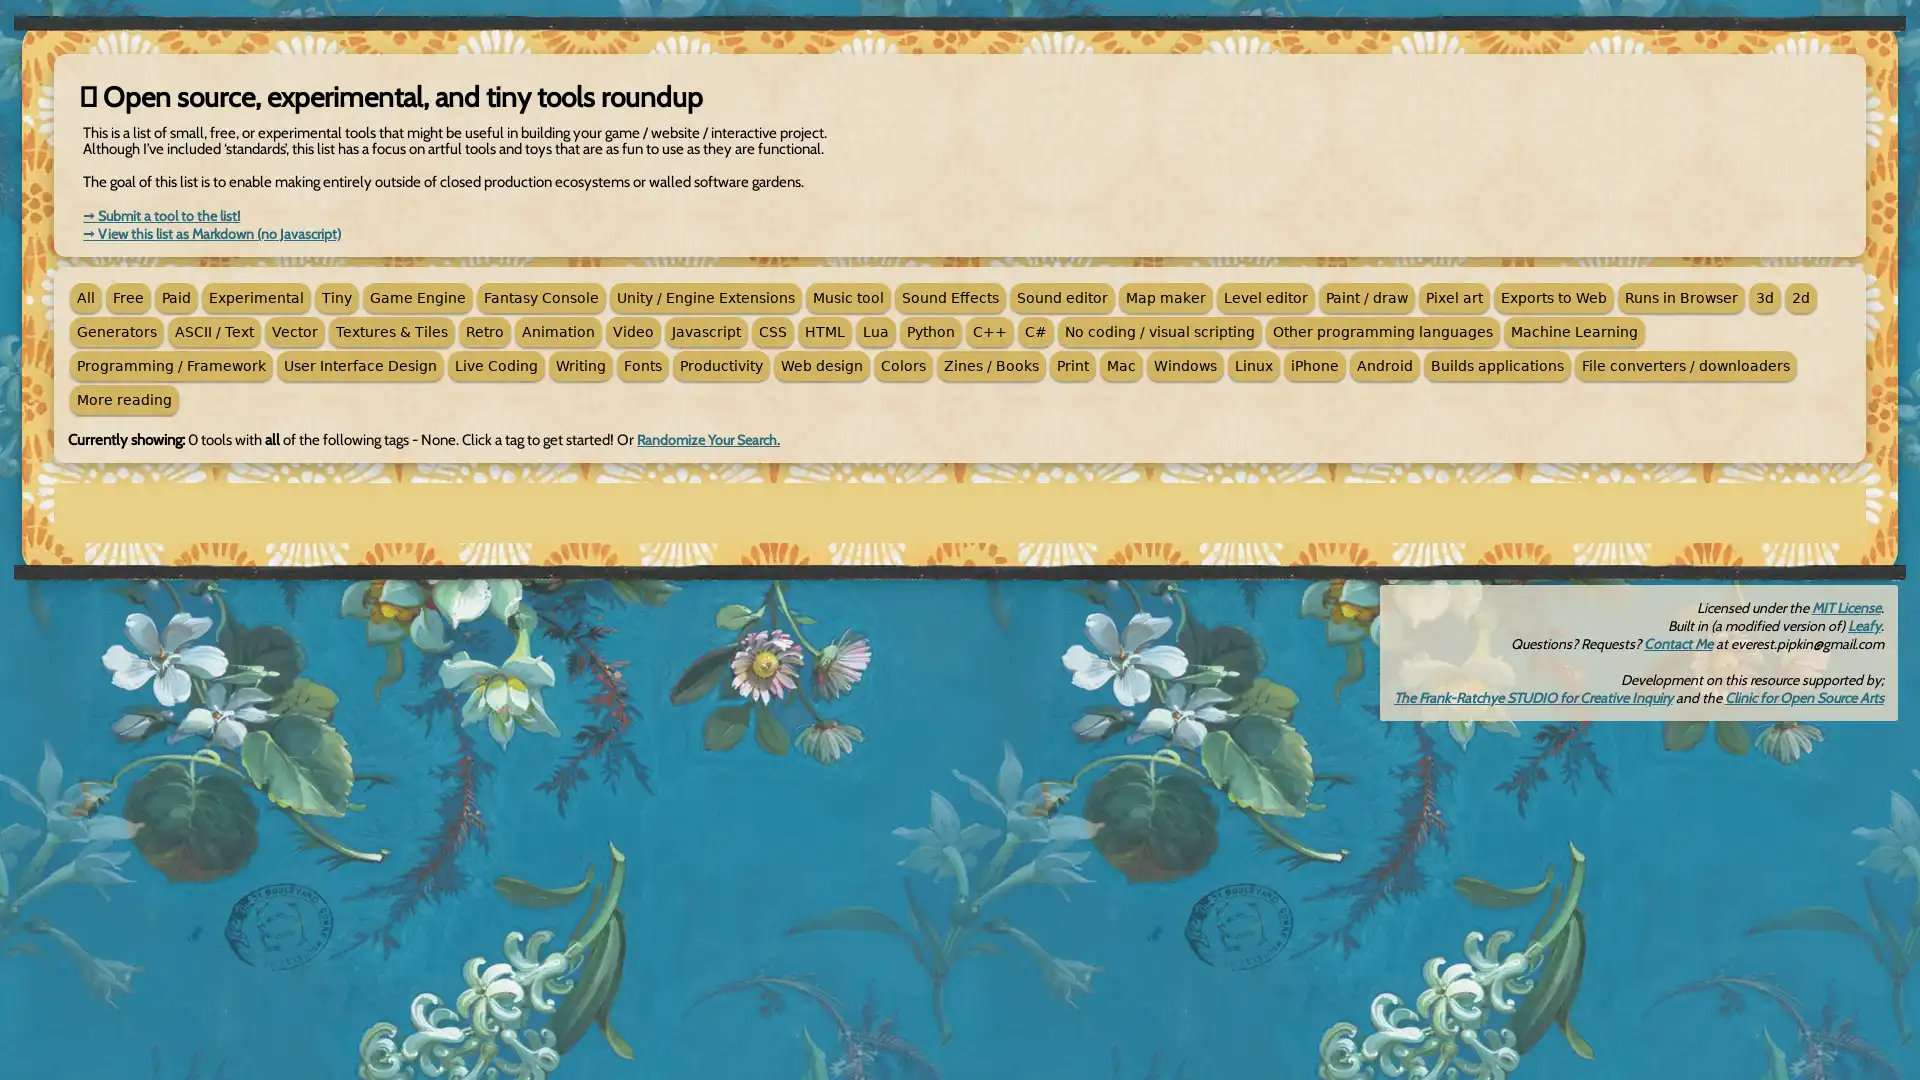  Describe the element at coordinates (902, 366) in the screenshot. I see `Colors` at that location.